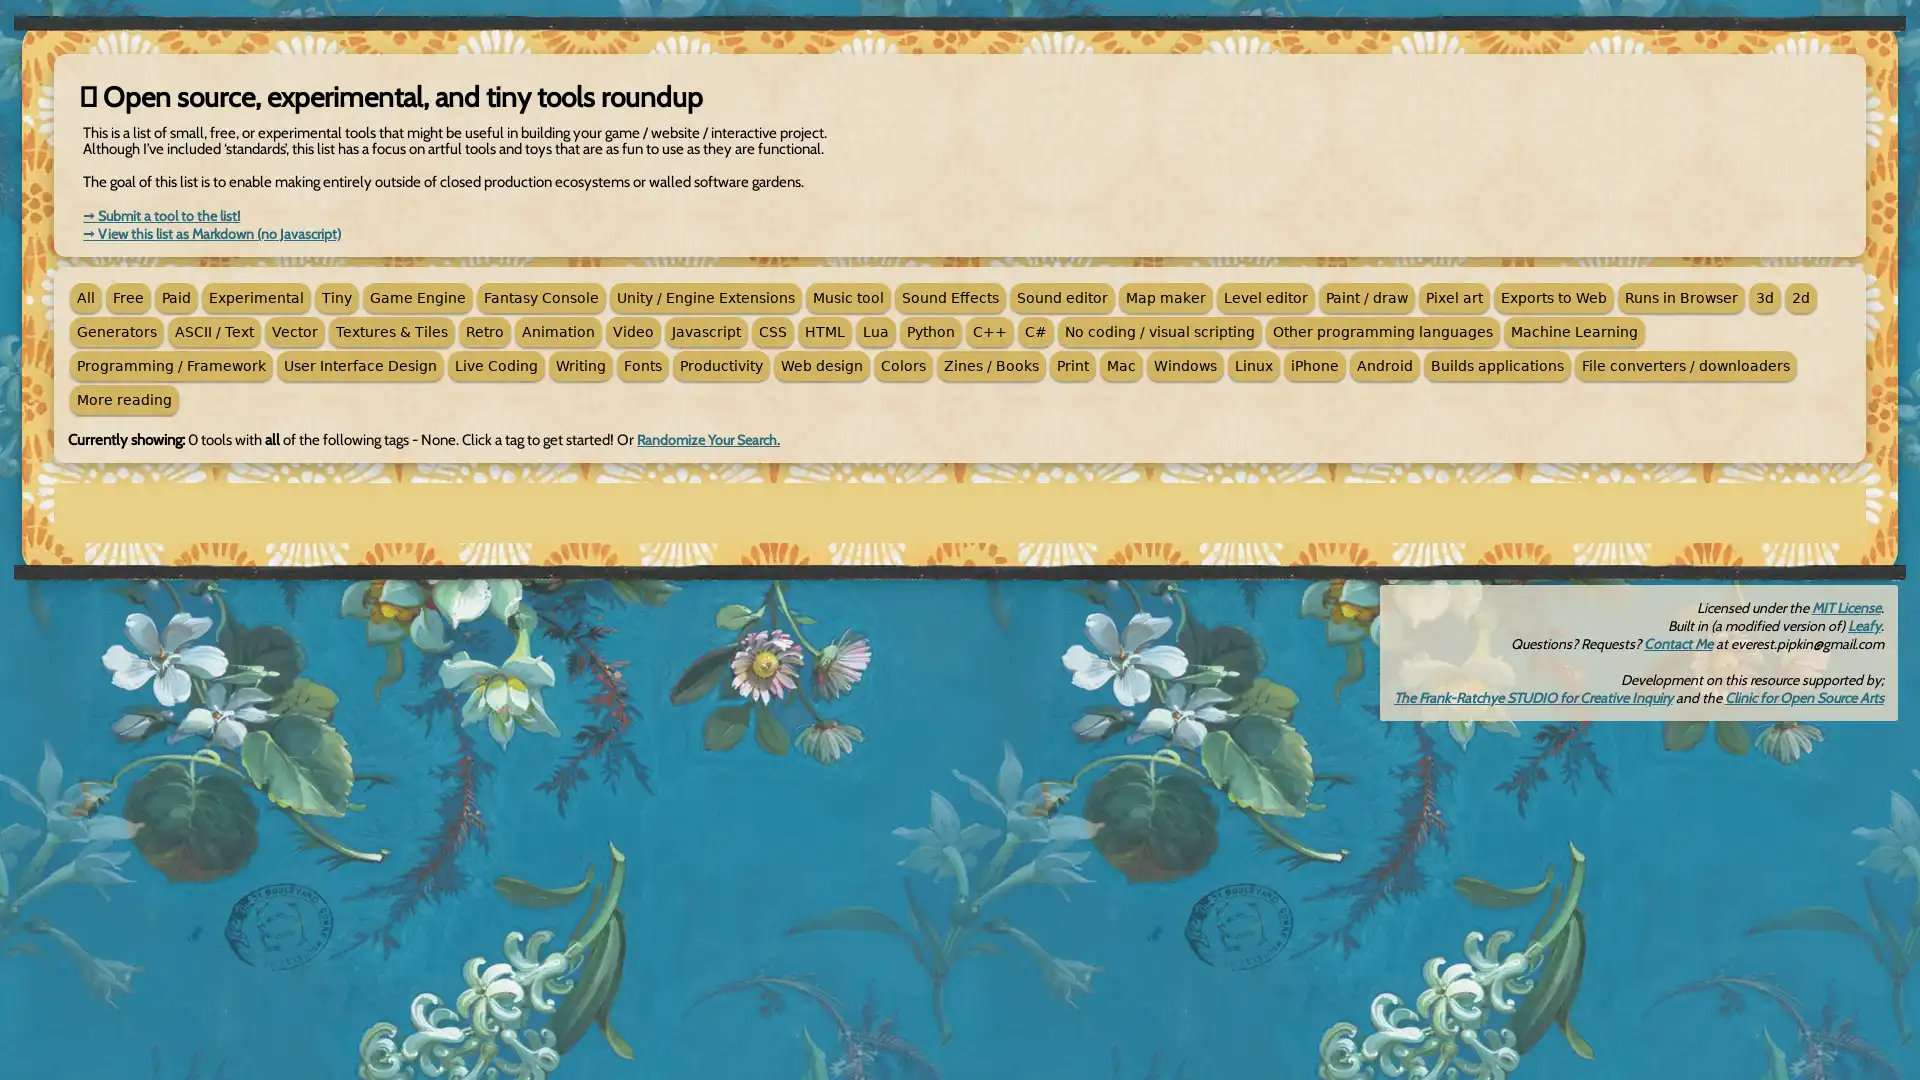  Describe the element at coordinates (902, 366) in the screenshot. I see `Colors` at that location.